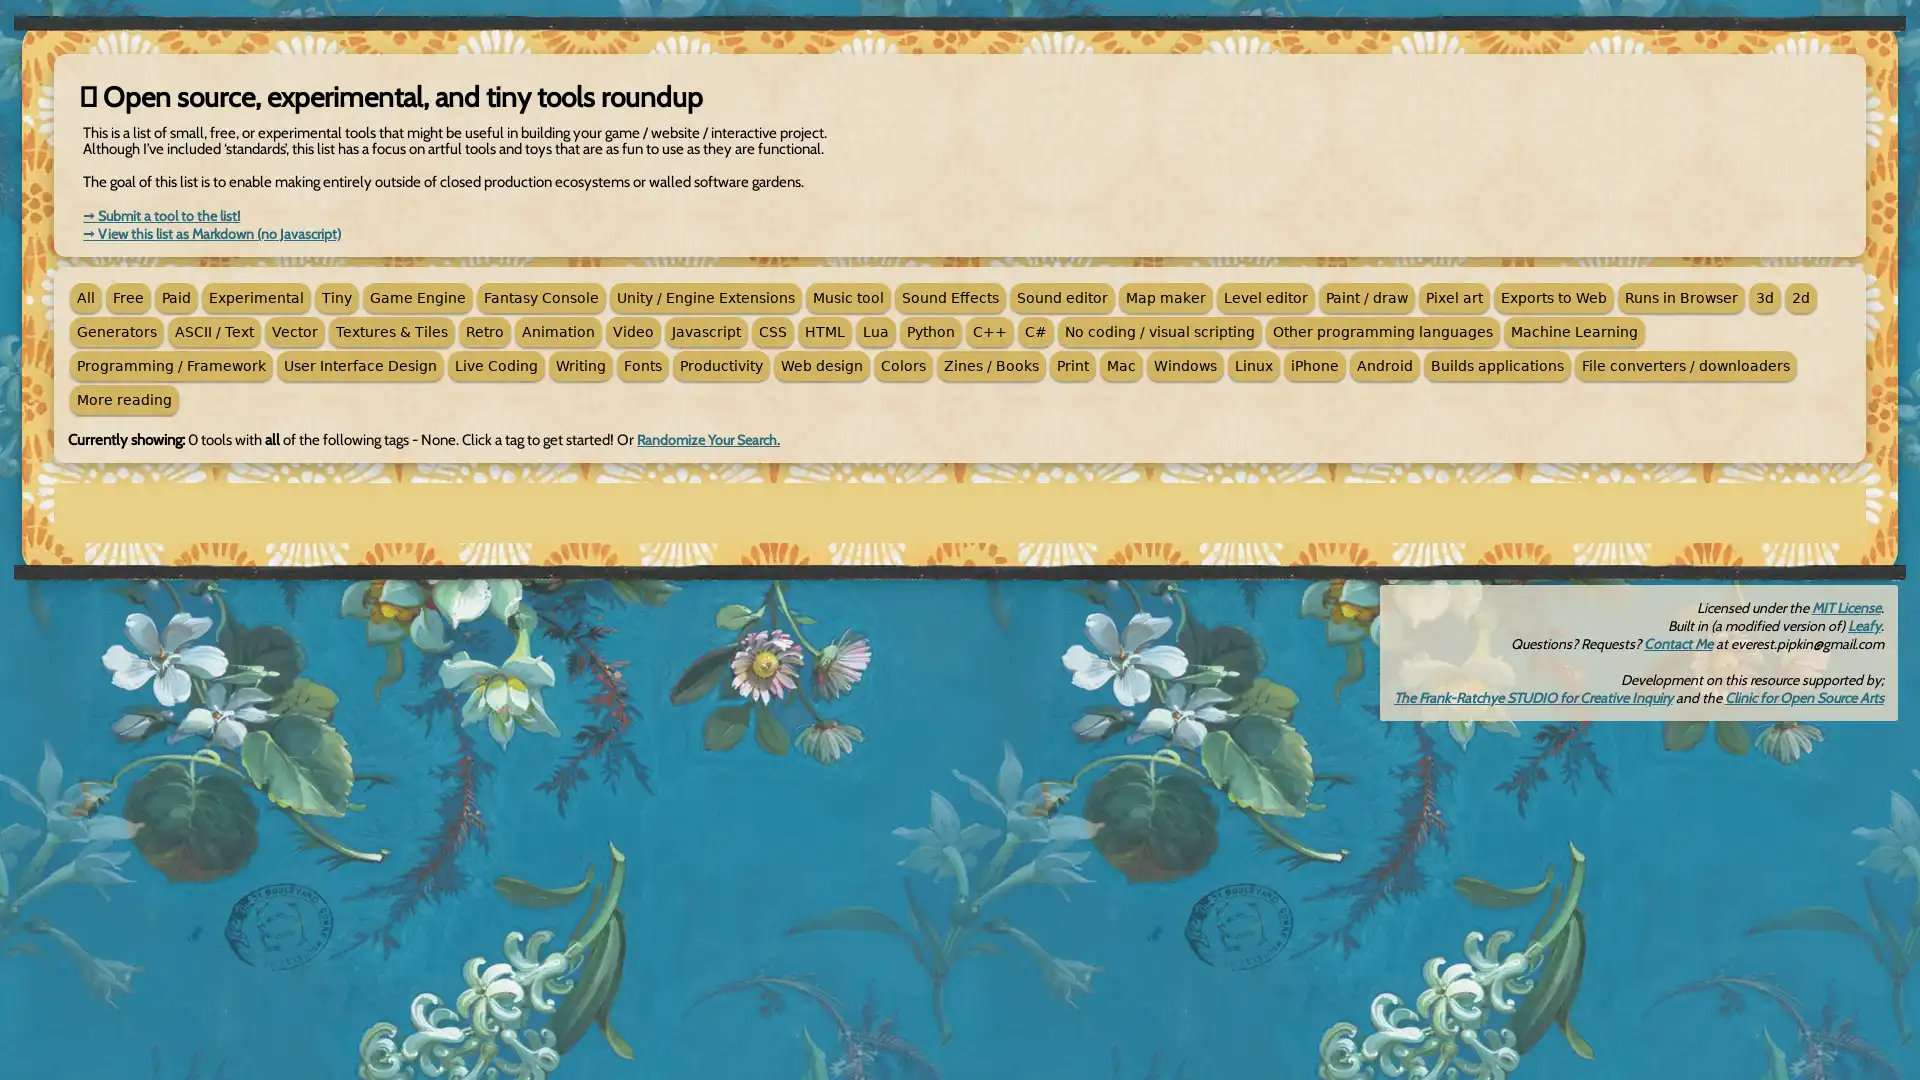  Describe the element at coordinates (902, 366) in the screenshot. I see `Colors` at that location.